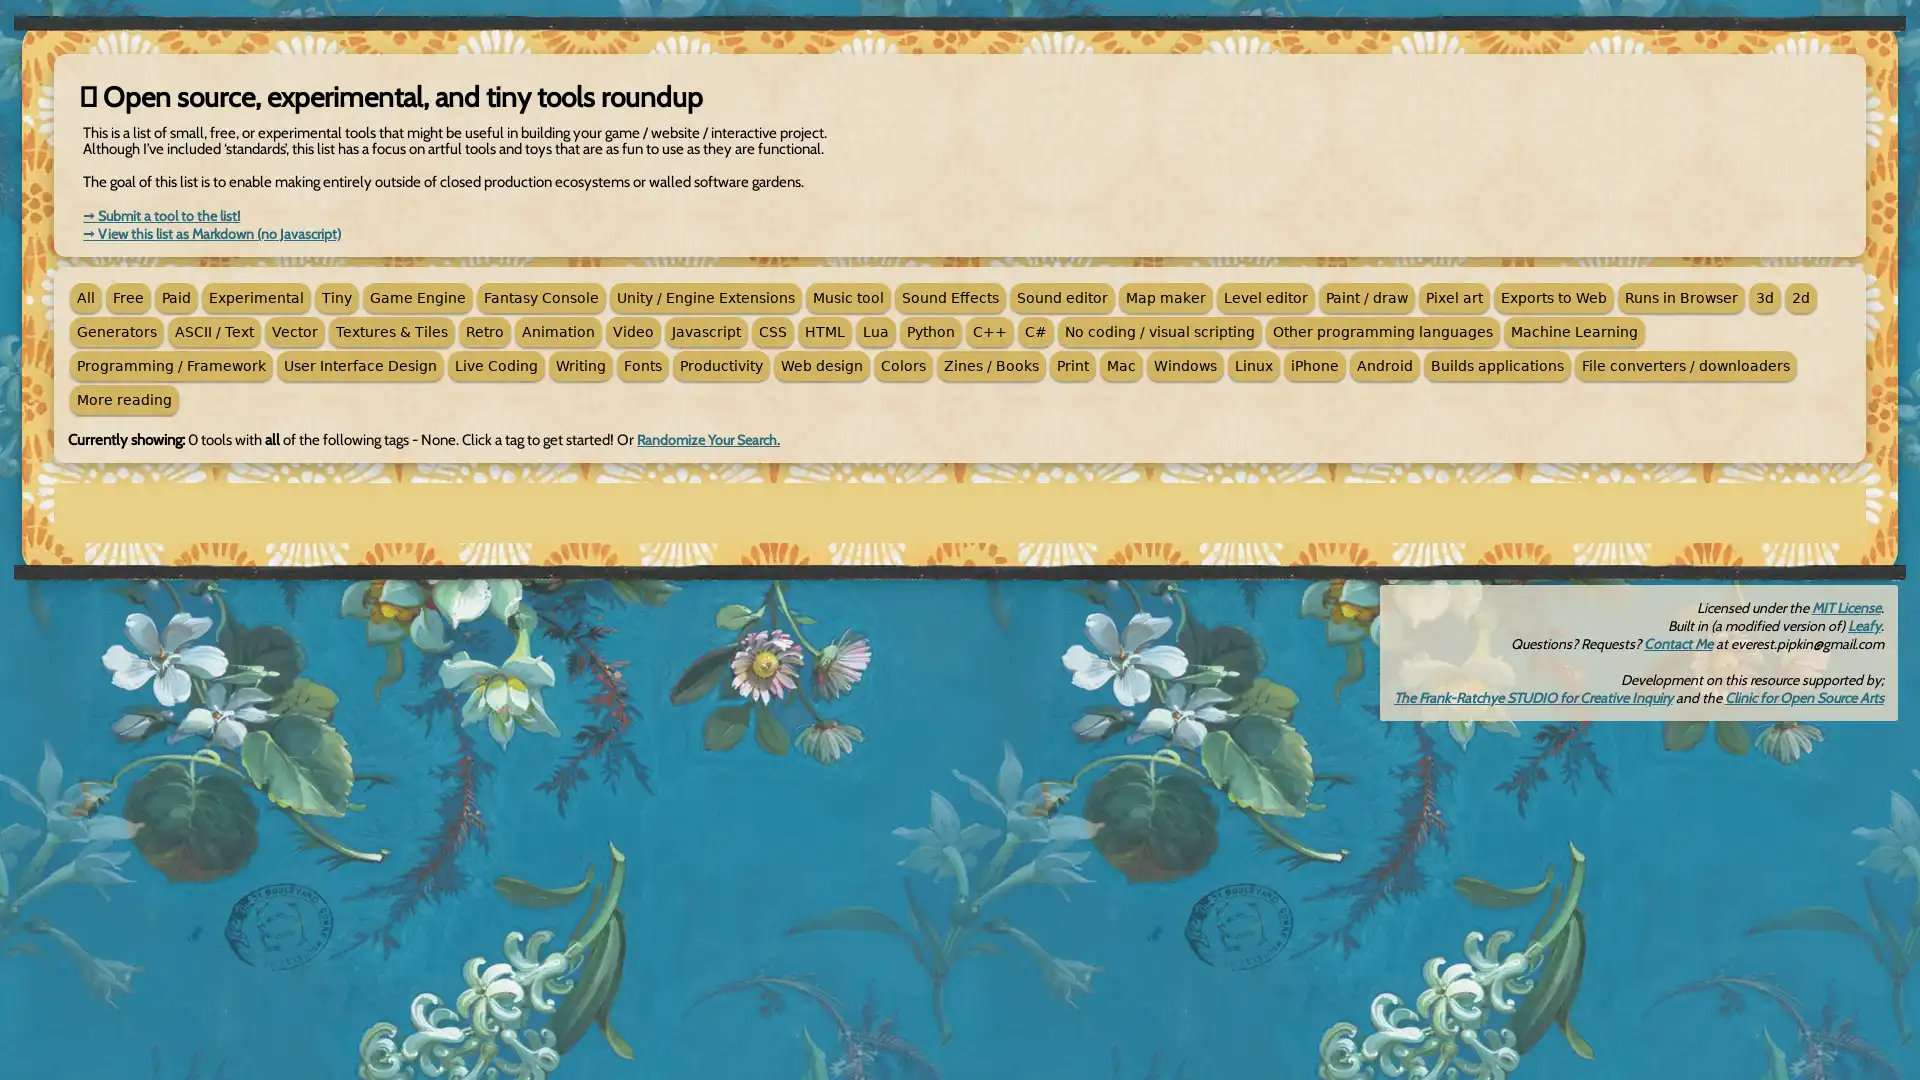  Describe the element at coordinates (902, 366) in the screenshot. I see `Colors` at that location.